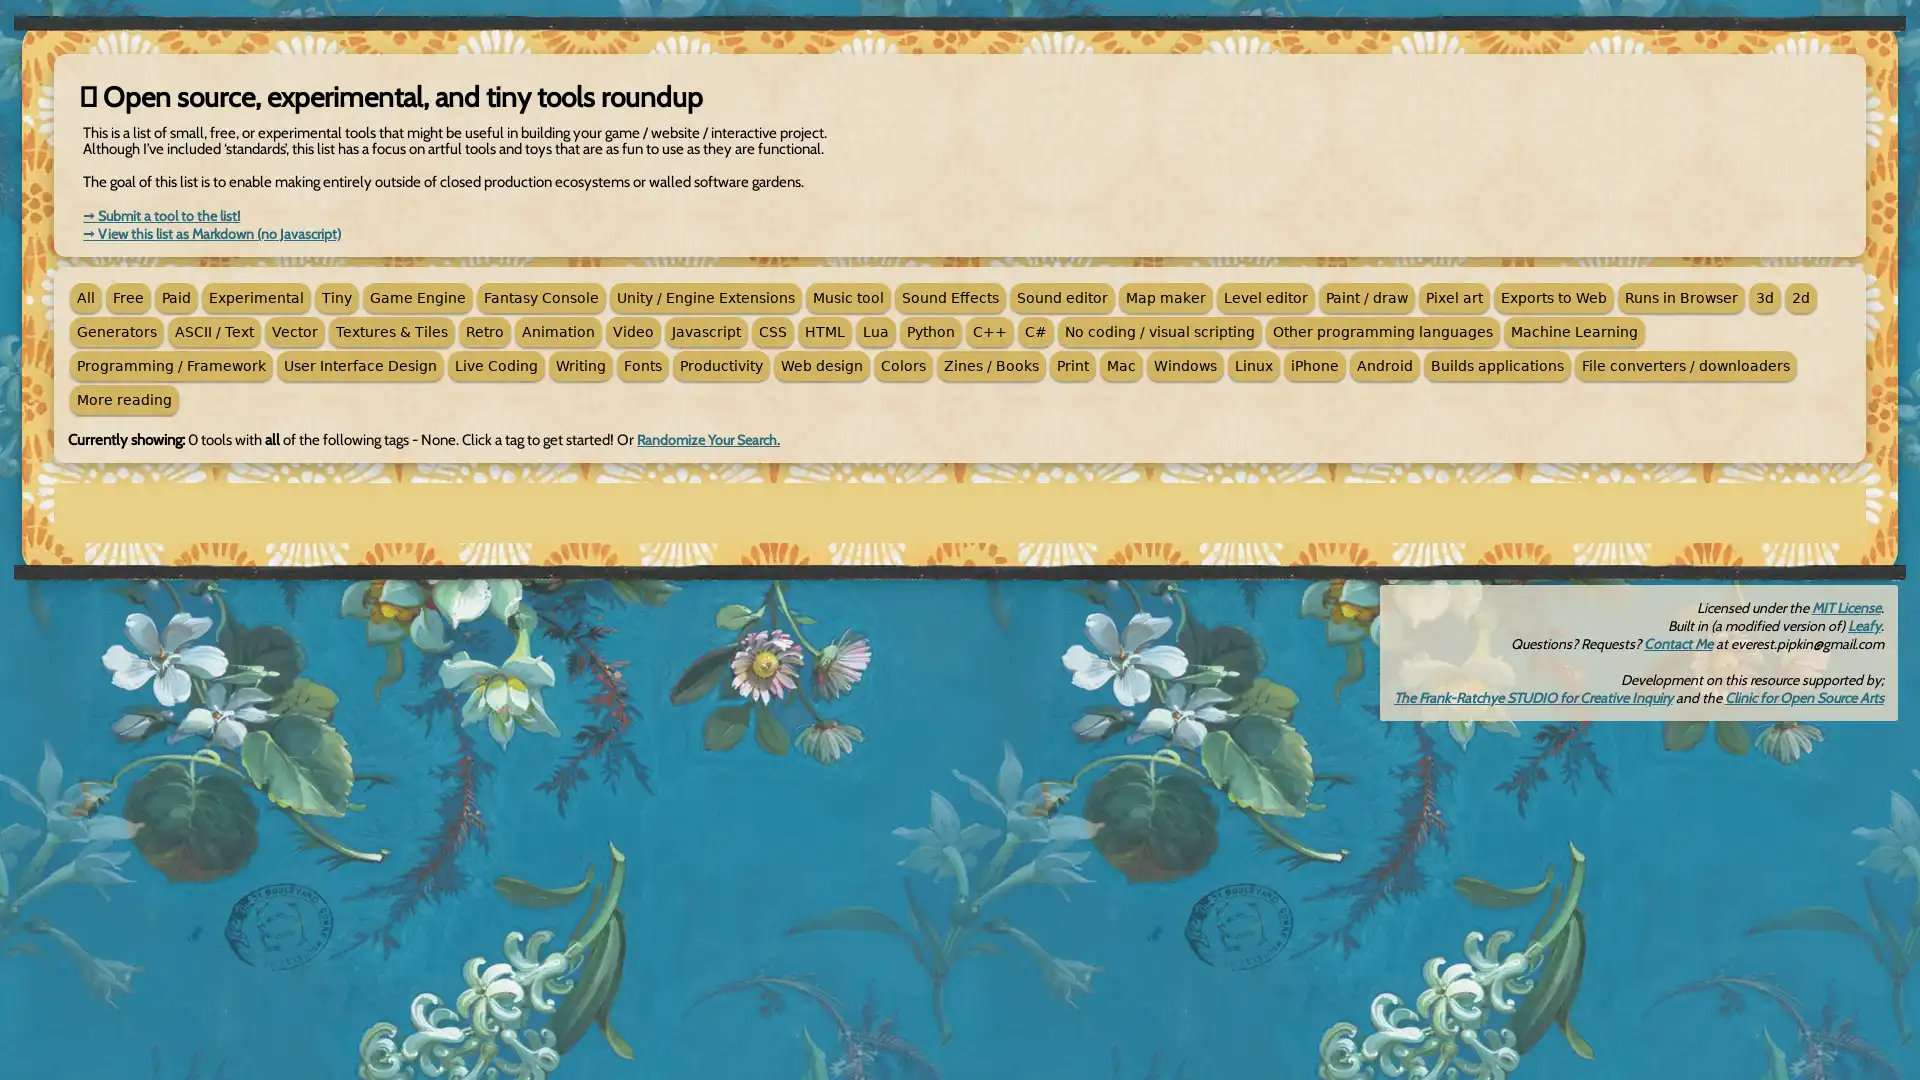  Describe the element at coordinates (902, 366) in the screenshot. I see `Colors` at that location.